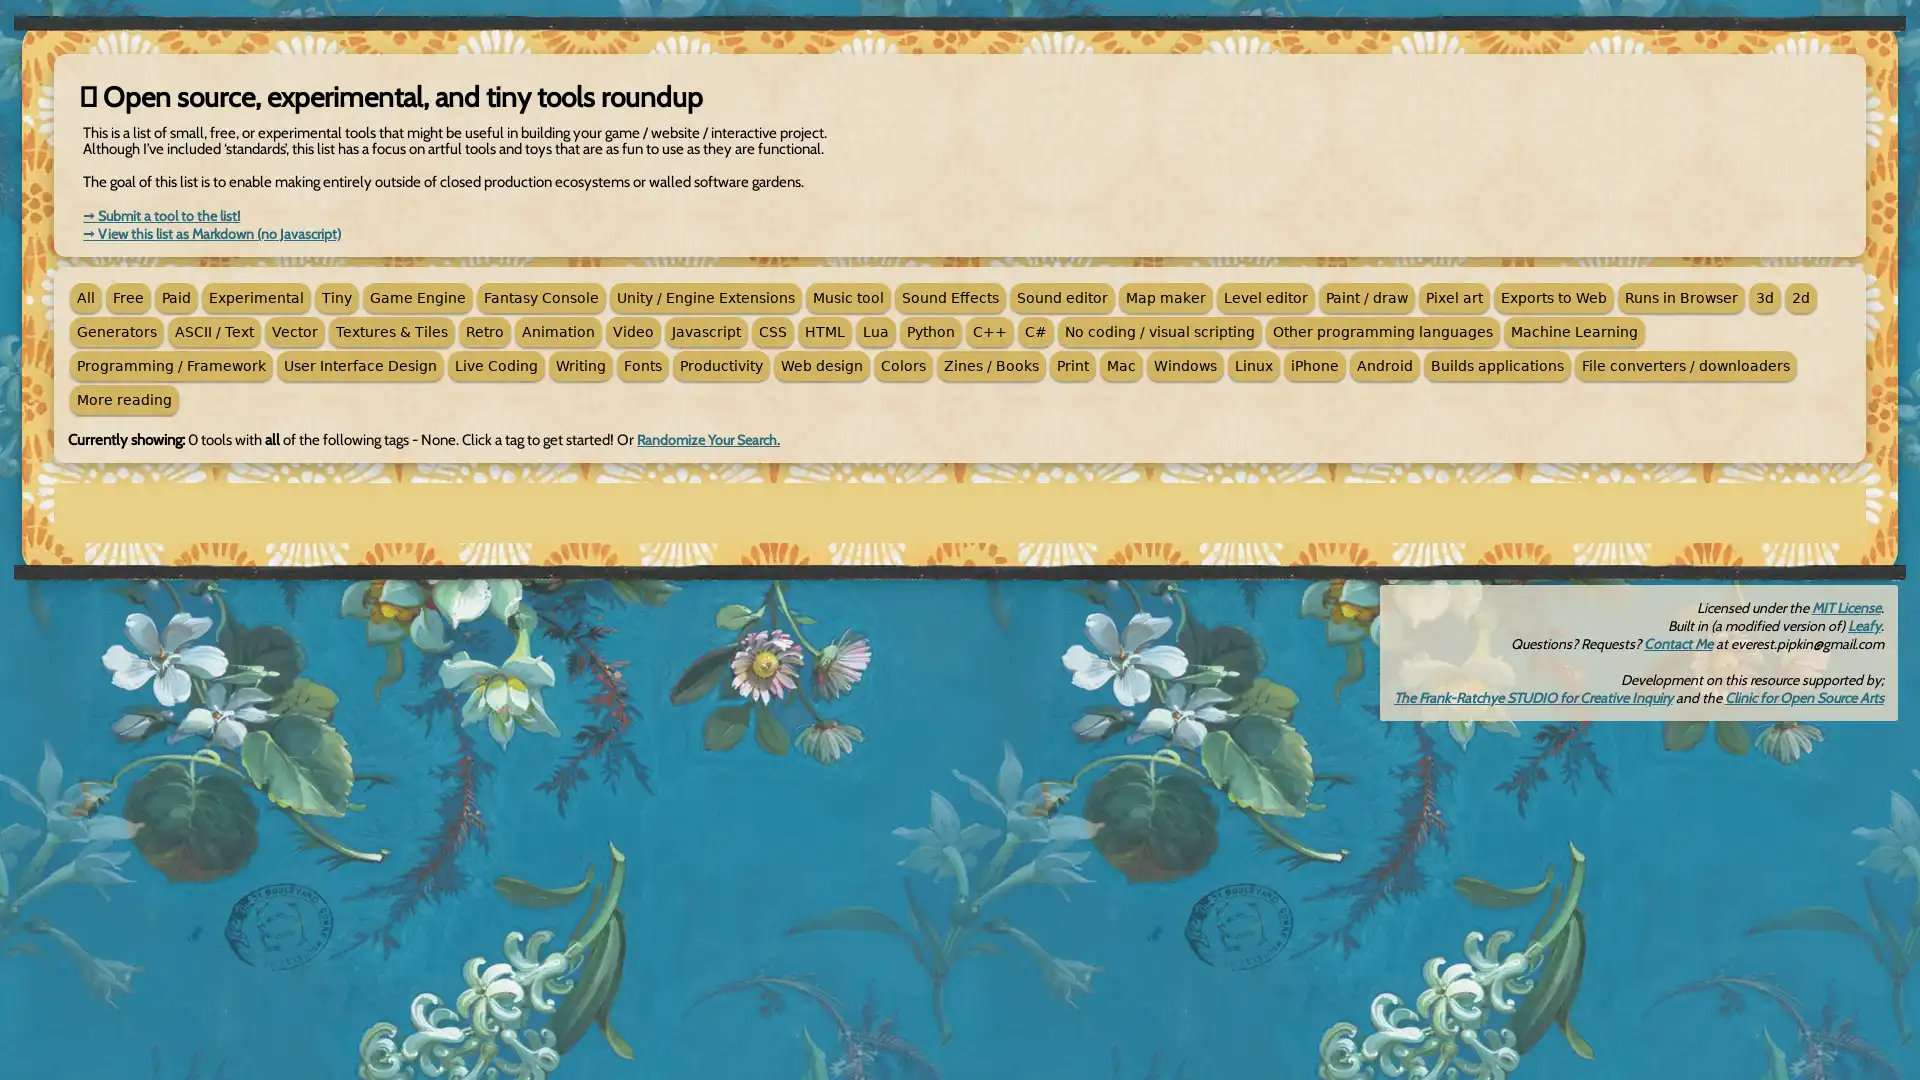  Describe the element at coordinates (902, 366) in the screenshot. I see `Colors` at that location.